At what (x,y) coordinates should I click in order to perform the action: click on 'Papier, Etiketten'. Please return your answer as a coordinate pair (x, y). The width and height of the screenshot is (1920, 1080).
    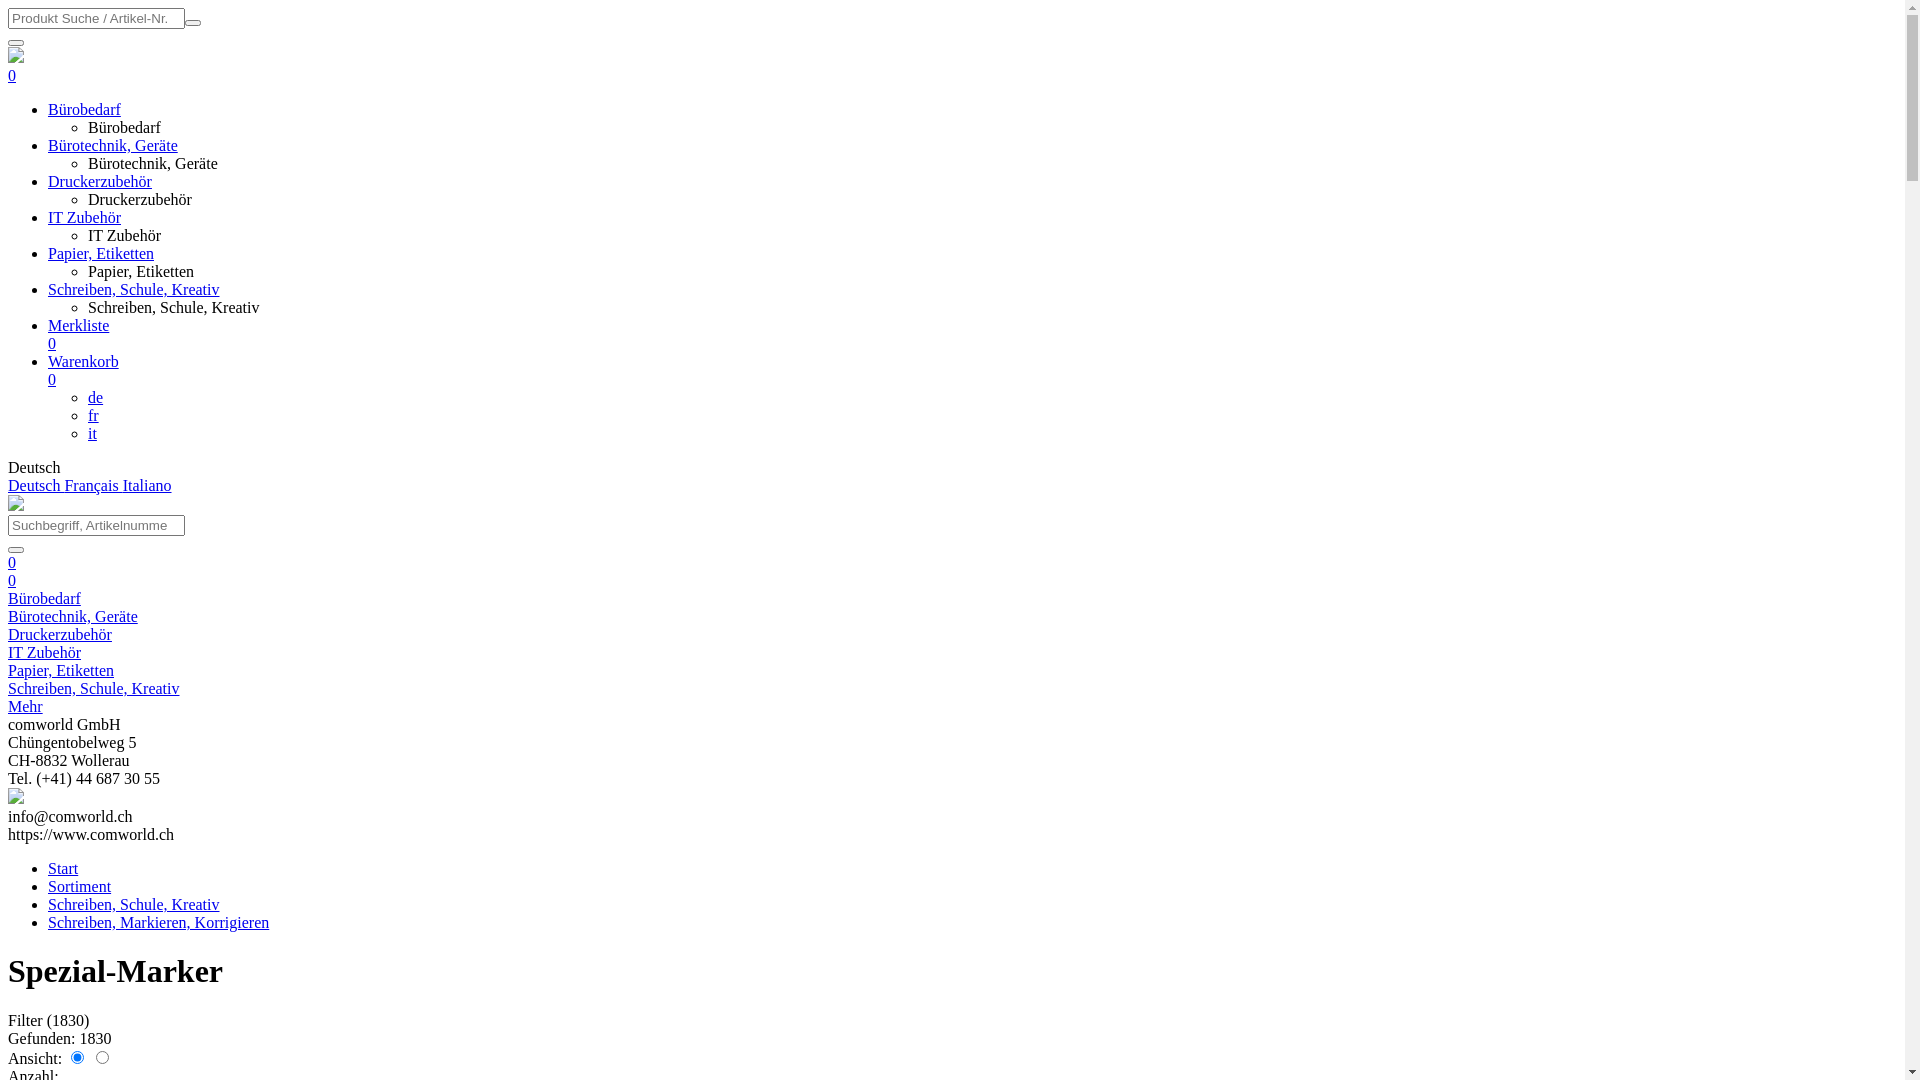
    Looking at the image, I should click on (61, 670).